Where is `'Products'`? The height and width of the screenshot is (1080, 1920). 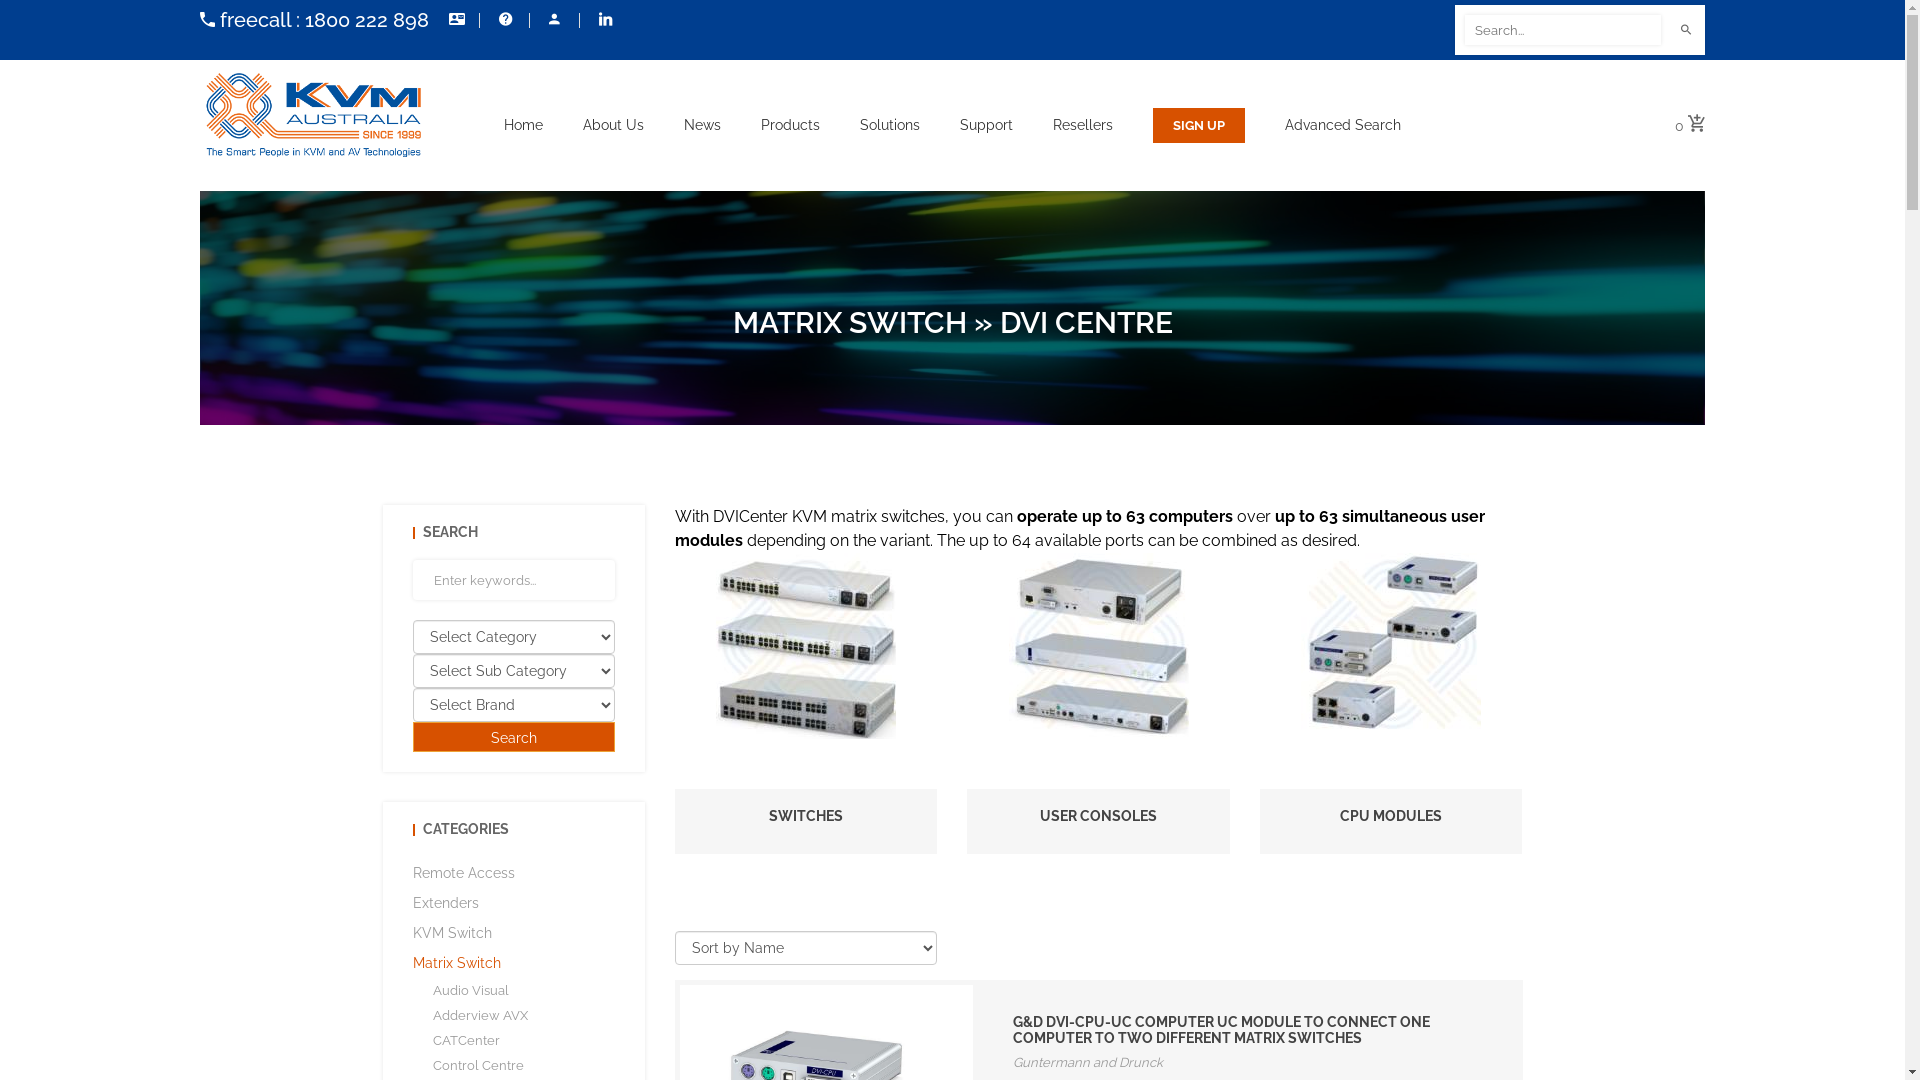
'Products' is located at coordinates (789, 123).